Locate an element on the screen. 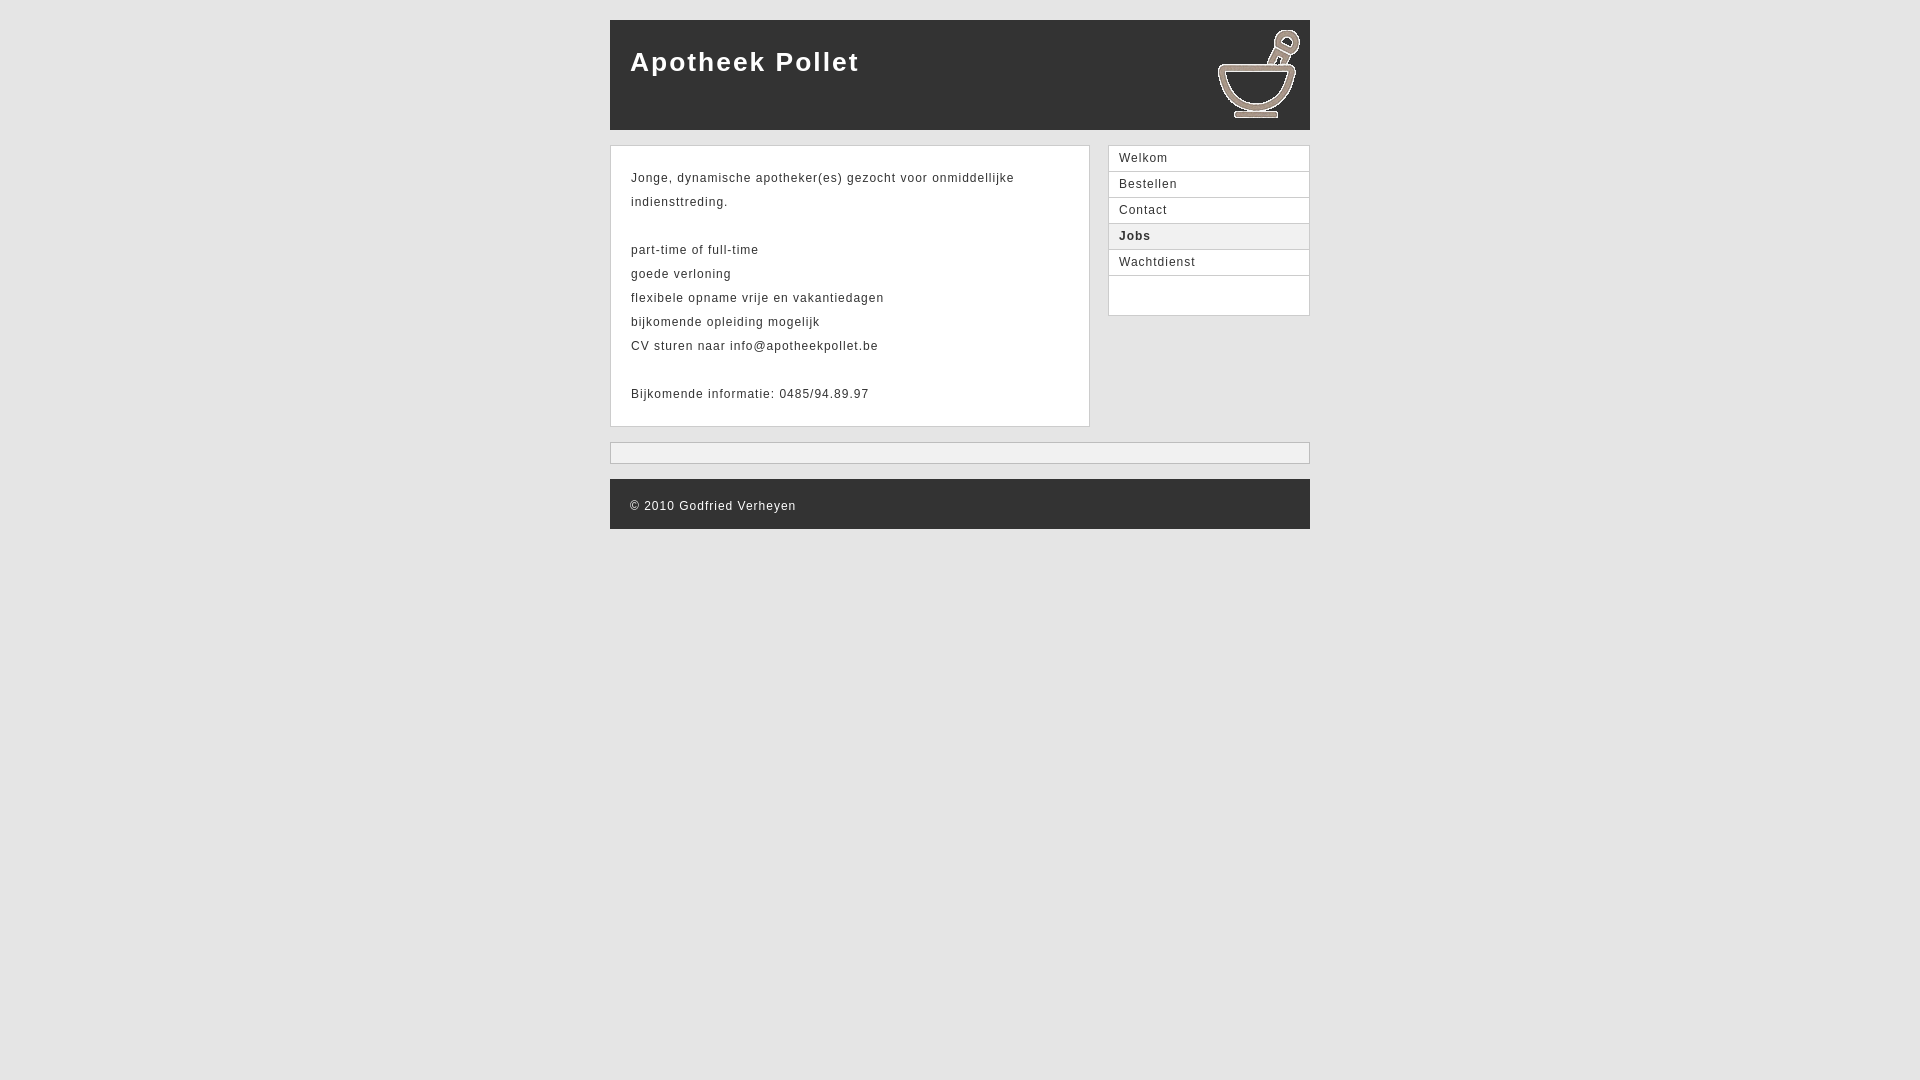  'Bestellen' is located at coordinates (1208, 185).